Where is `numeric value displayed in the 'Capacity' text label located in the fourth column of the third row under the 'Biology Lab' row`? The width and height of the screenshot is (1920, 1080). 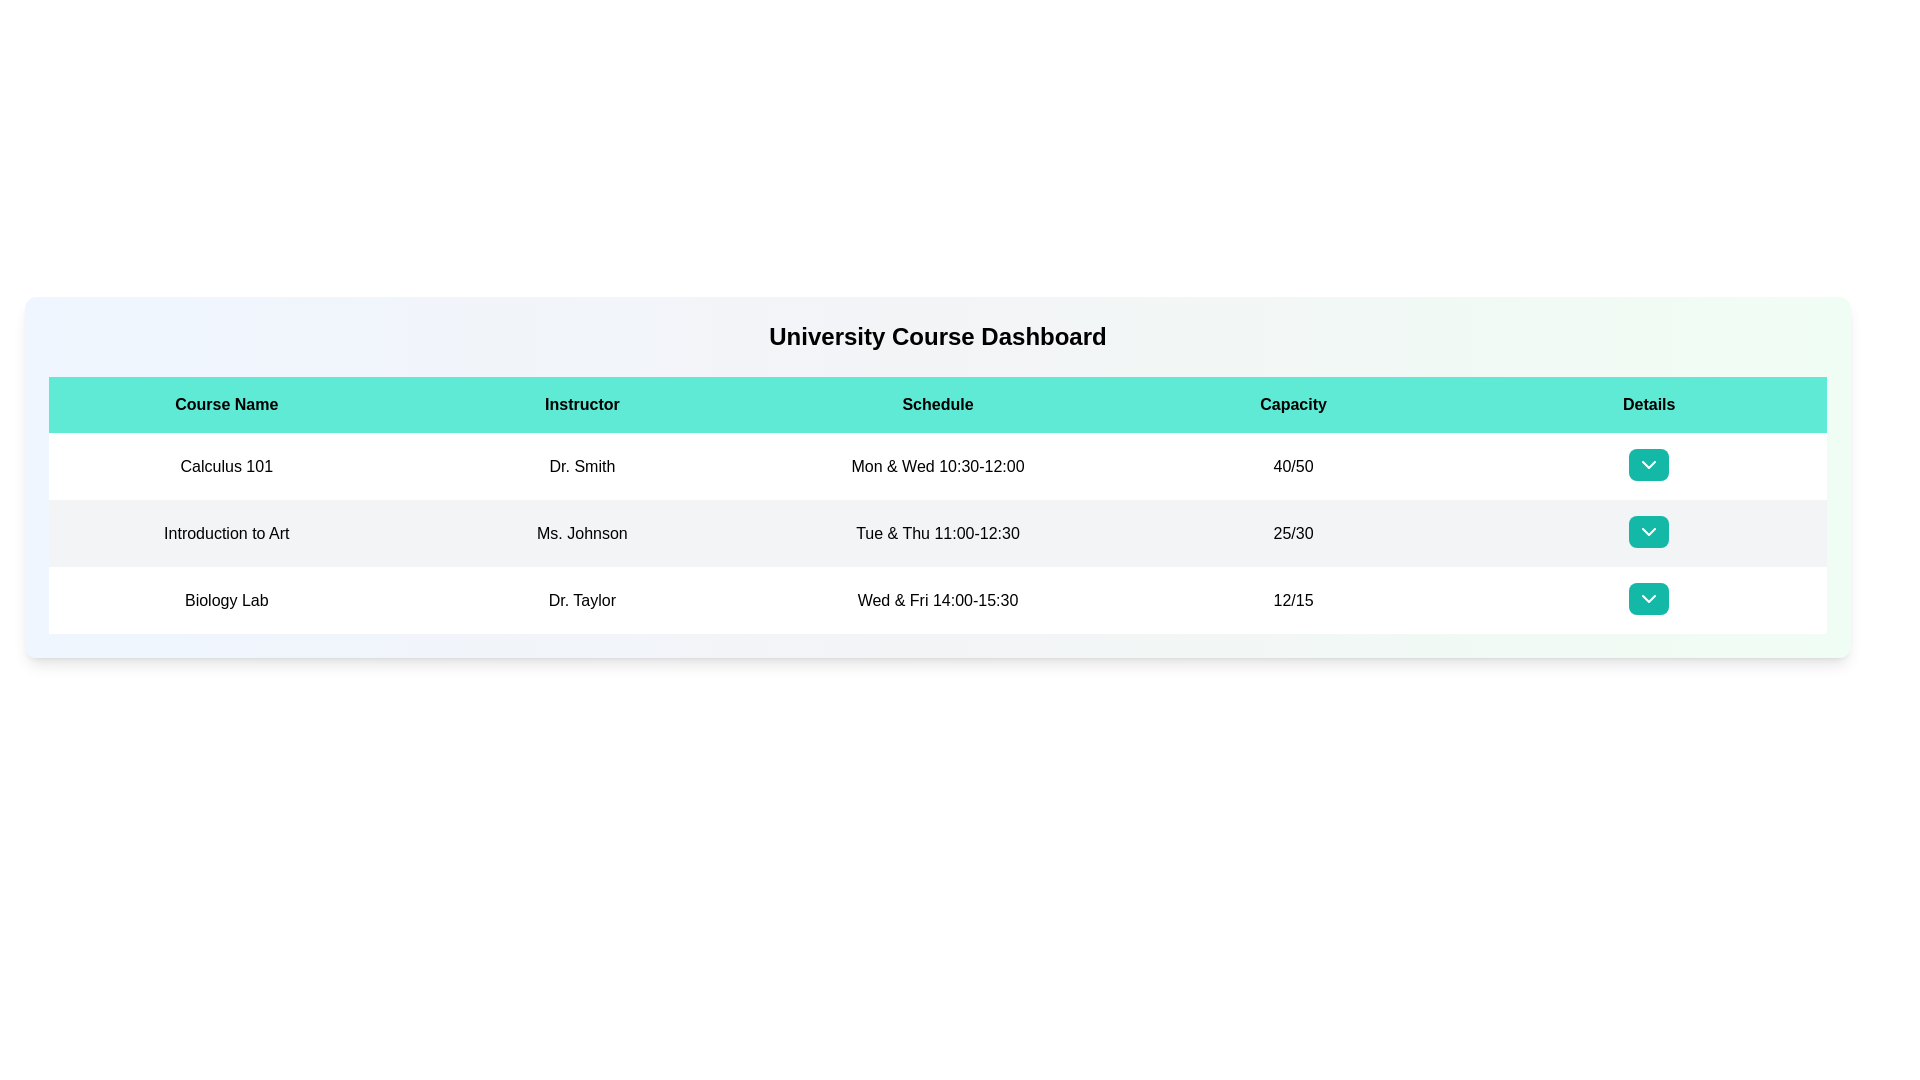
numeric value displayed in the 'Capacity' text label located in the fourth column of the third row under the 'Biology Lab' row is located at coordinates (1293, 599).